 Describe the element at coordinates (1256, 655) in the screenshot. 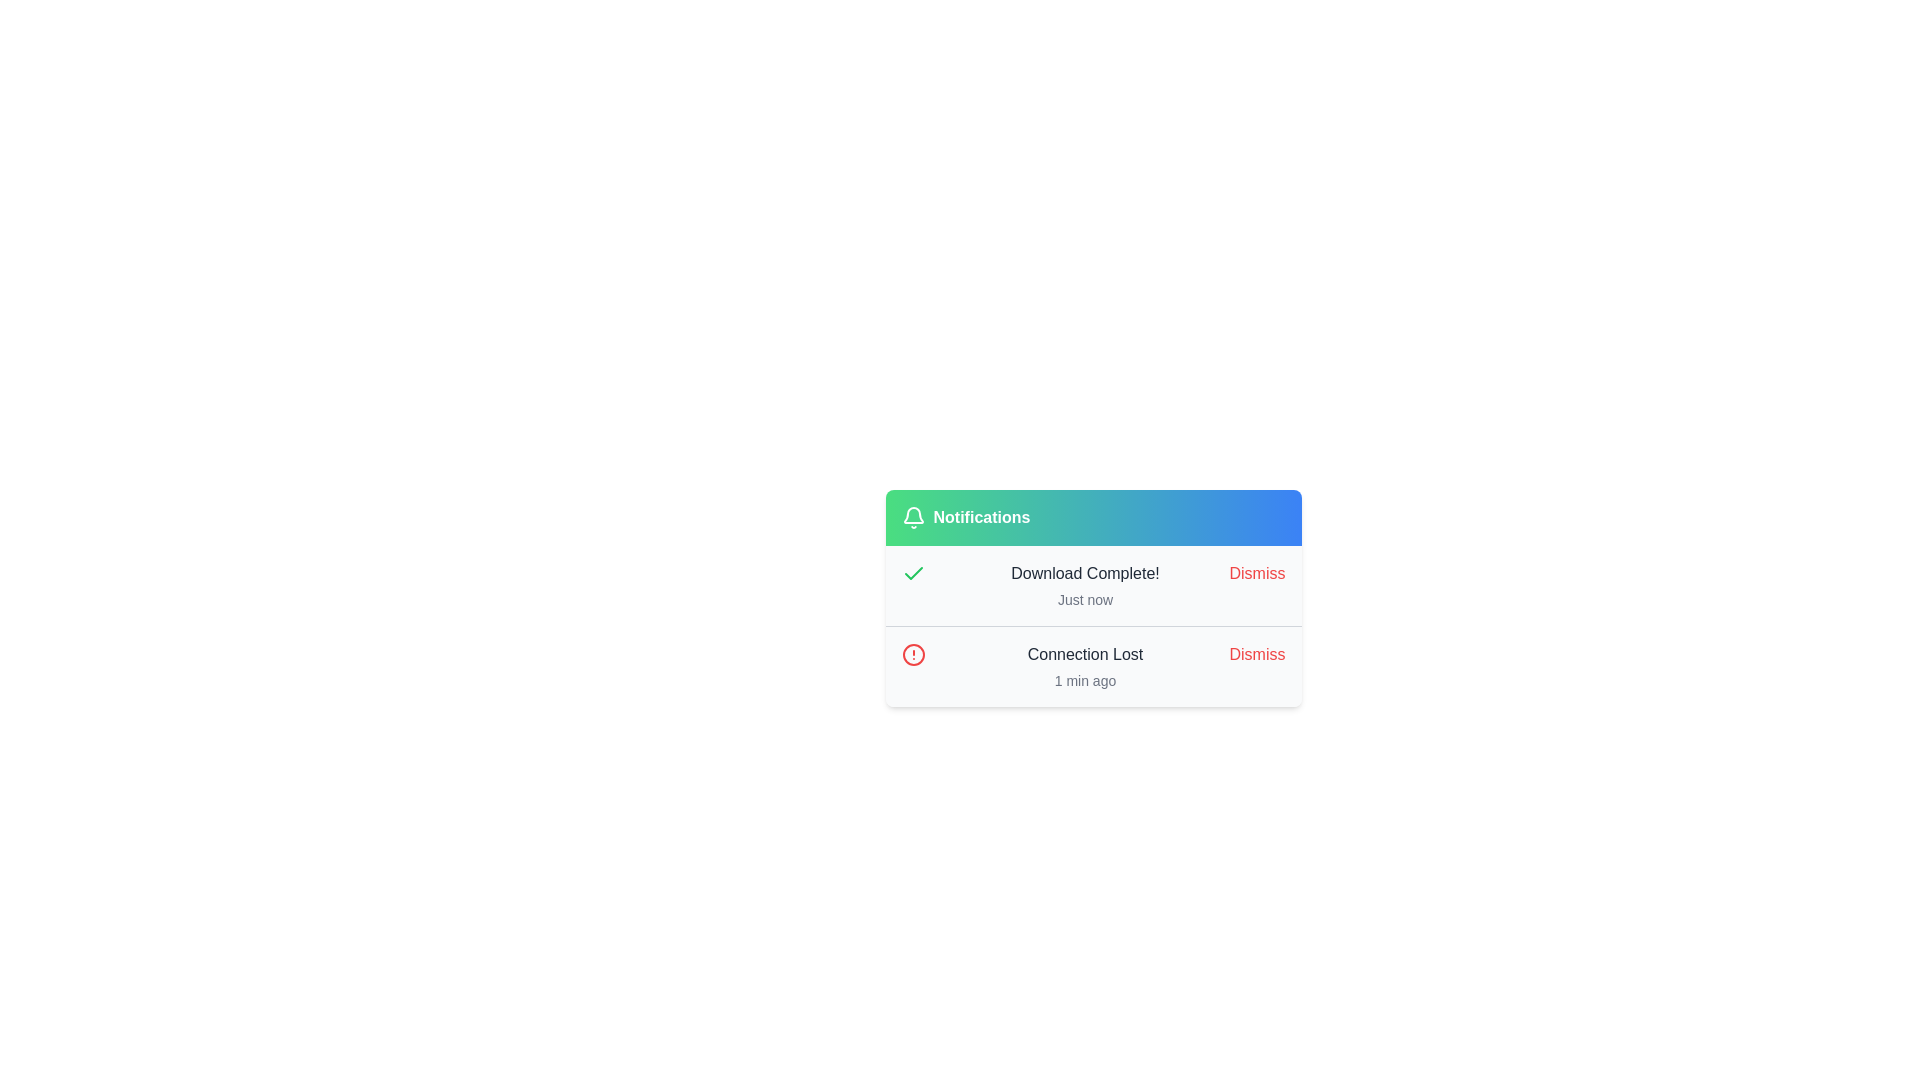

I see `the dismiss button located in the bottom-right corner of the 'Connection Lost' notification card` at that location.